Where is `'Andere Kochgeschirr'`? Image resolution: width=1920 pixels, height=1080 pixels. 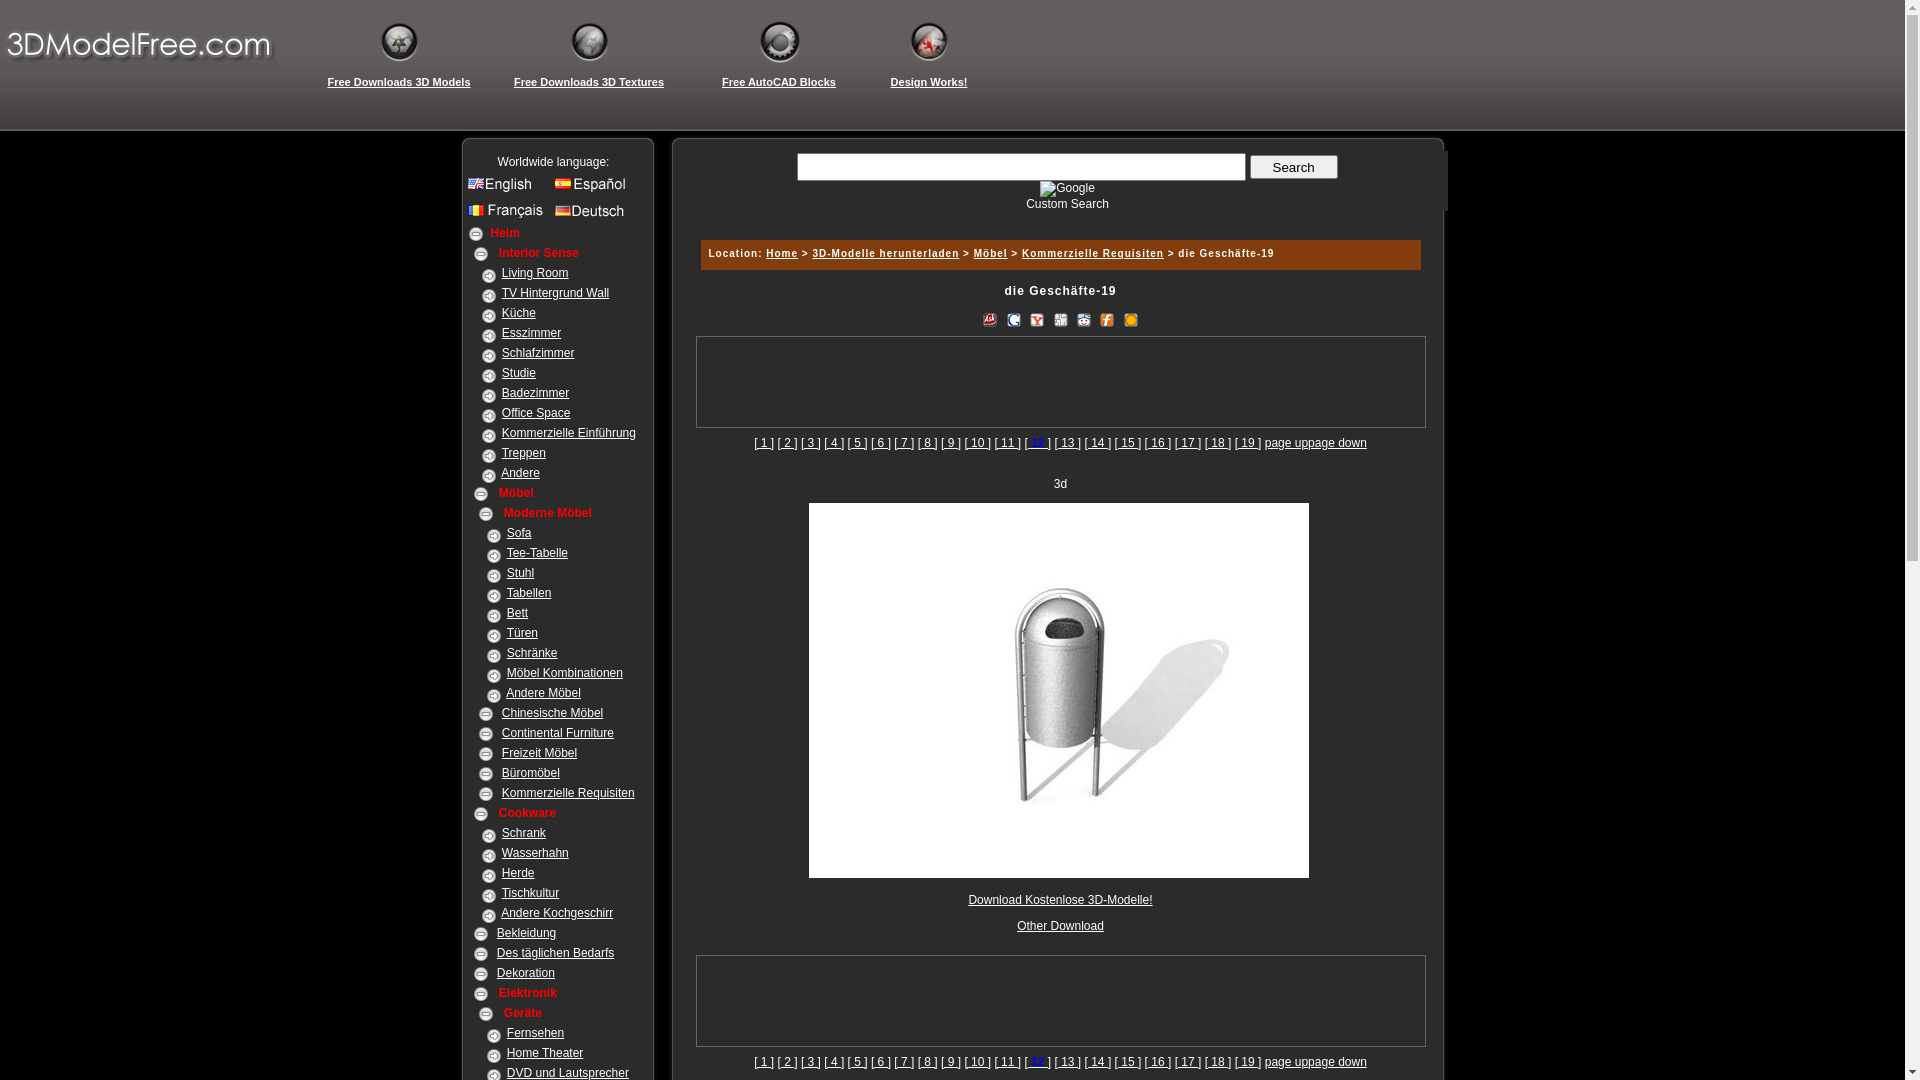 'Andere Kochgeschirr' is located at coordinates (556, 913).